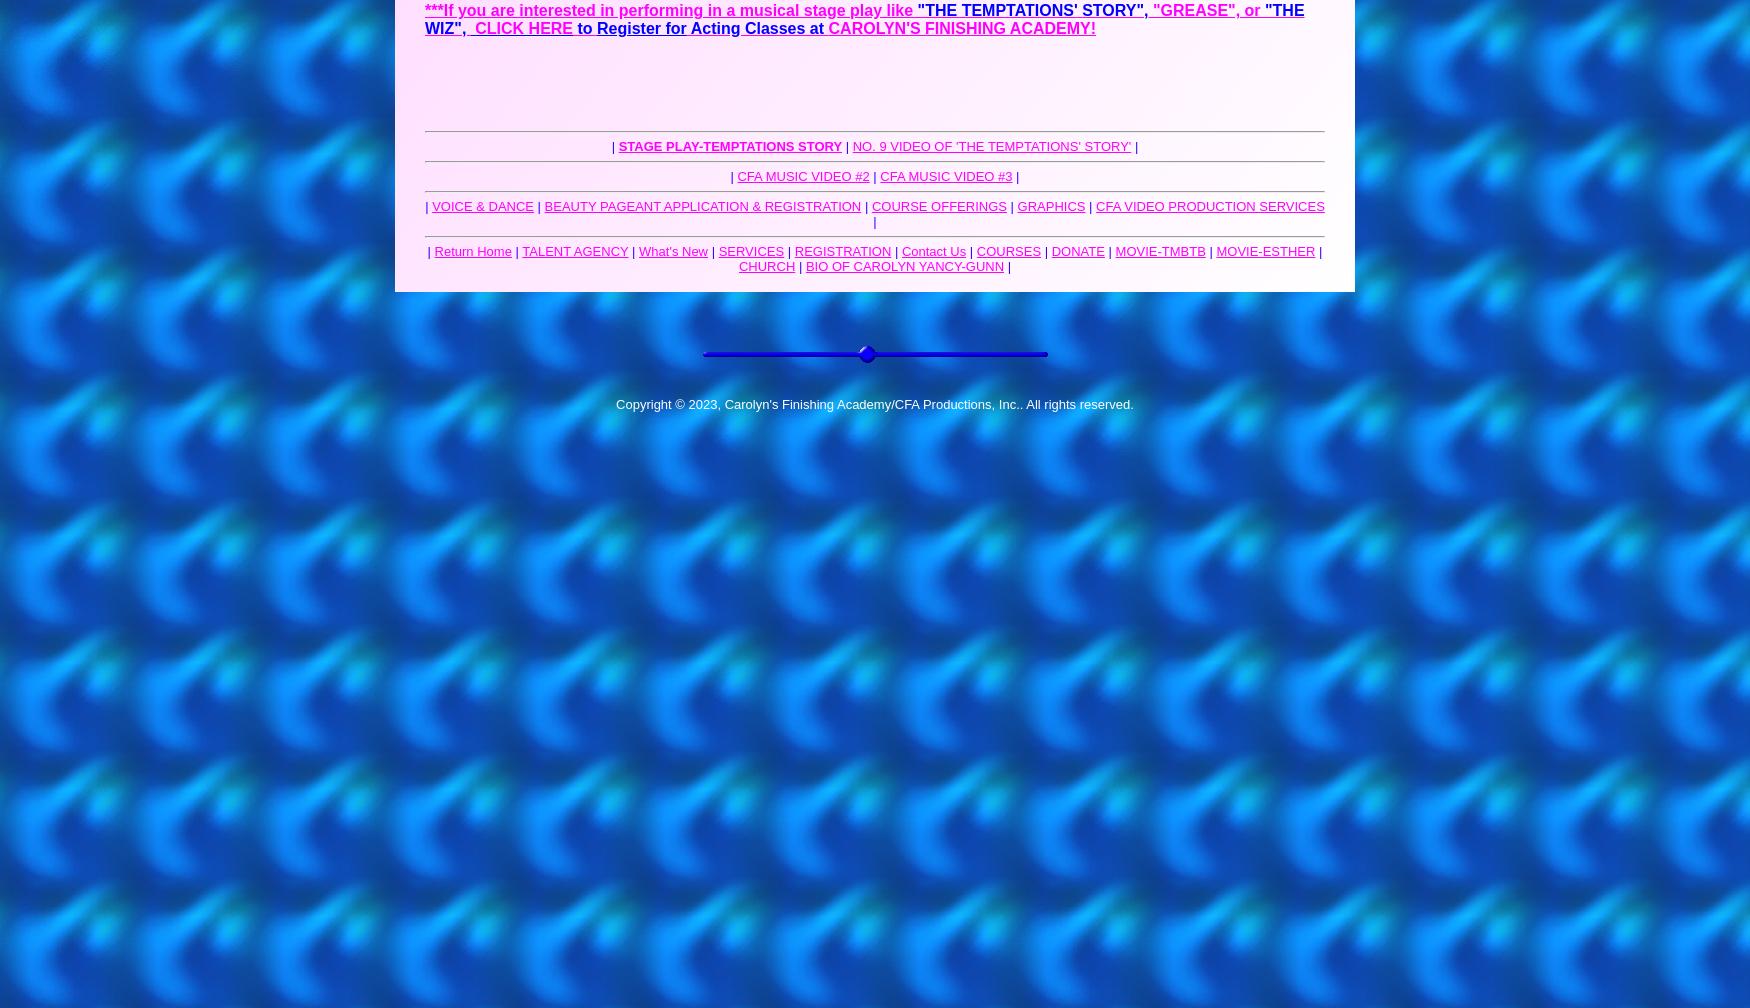 This screenshot has width=1750, height=1008. What do you see at coordinates (483, 206) in the screenshot?
I see `'VOICE & DANCE'` at bounding box center [483, 206].